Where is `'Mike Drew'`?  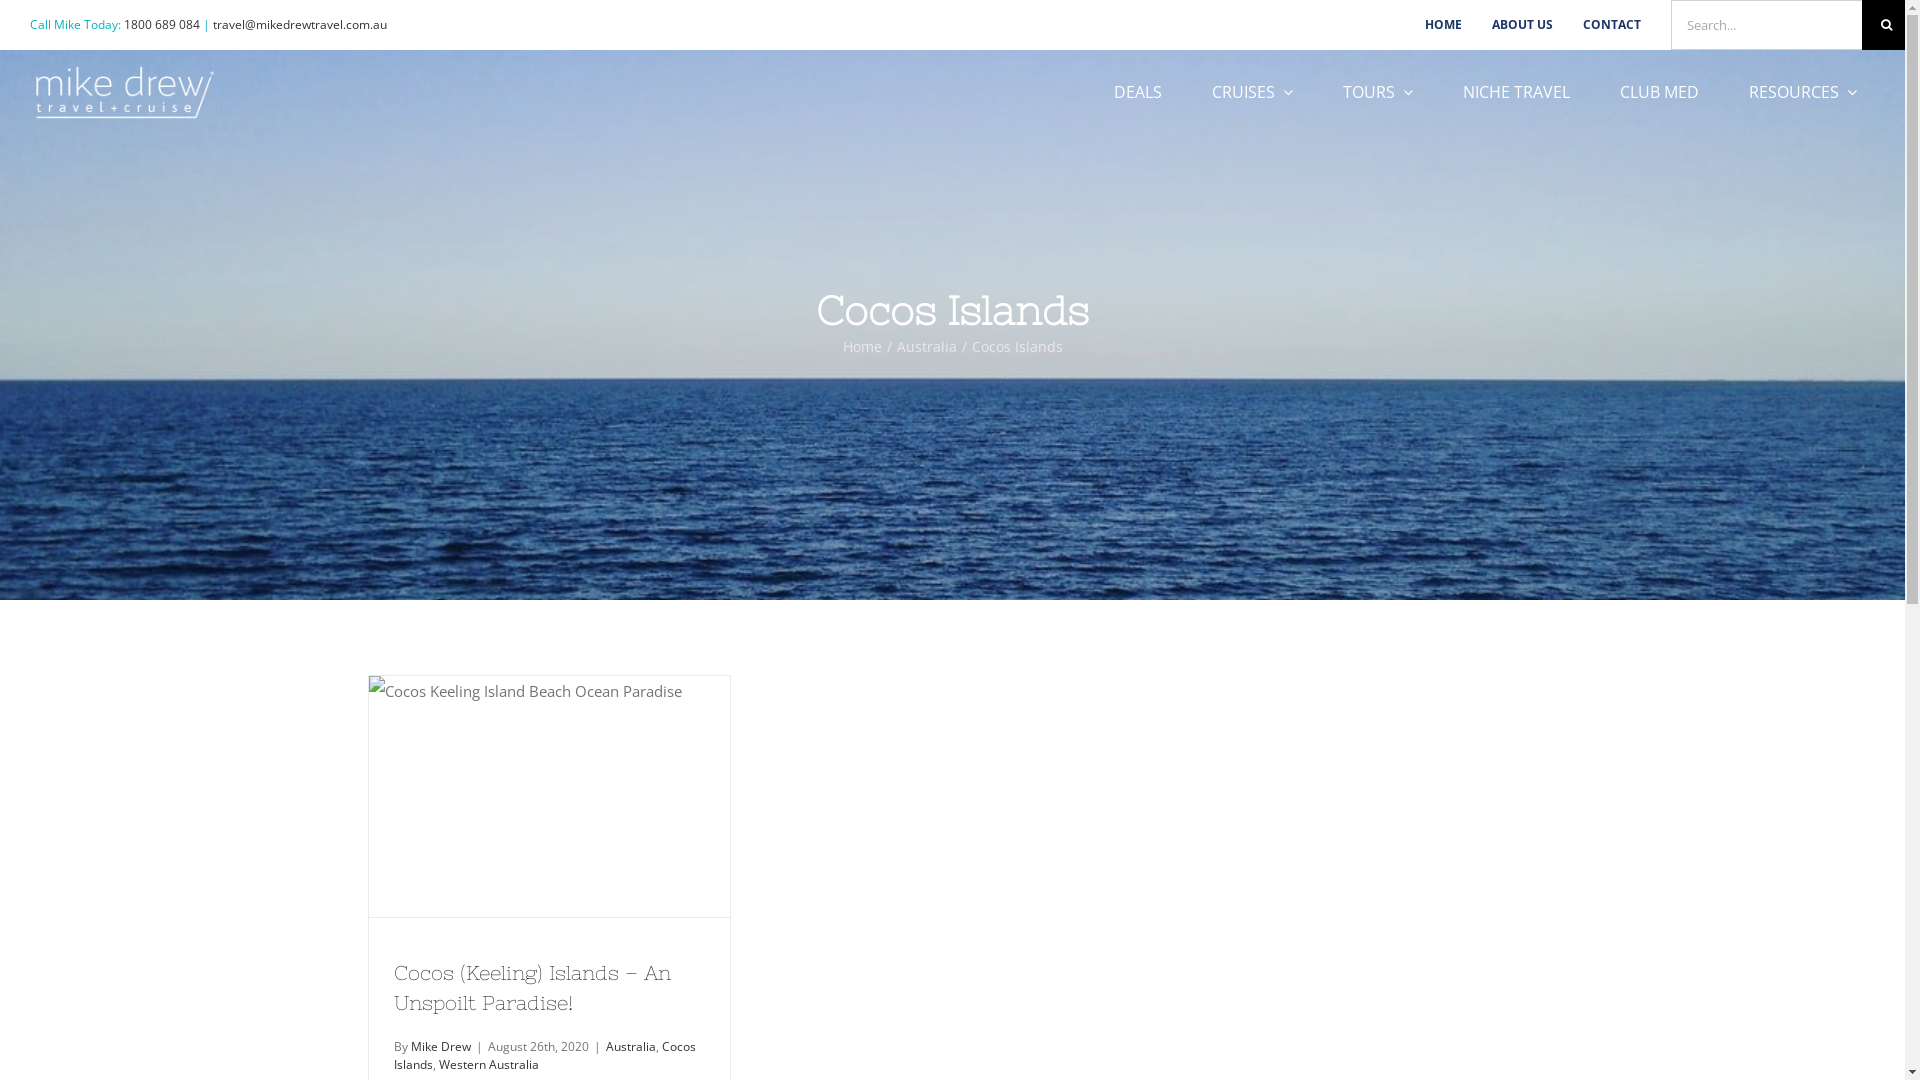 'Mike Drew' is located at coordinates (408, 1045).